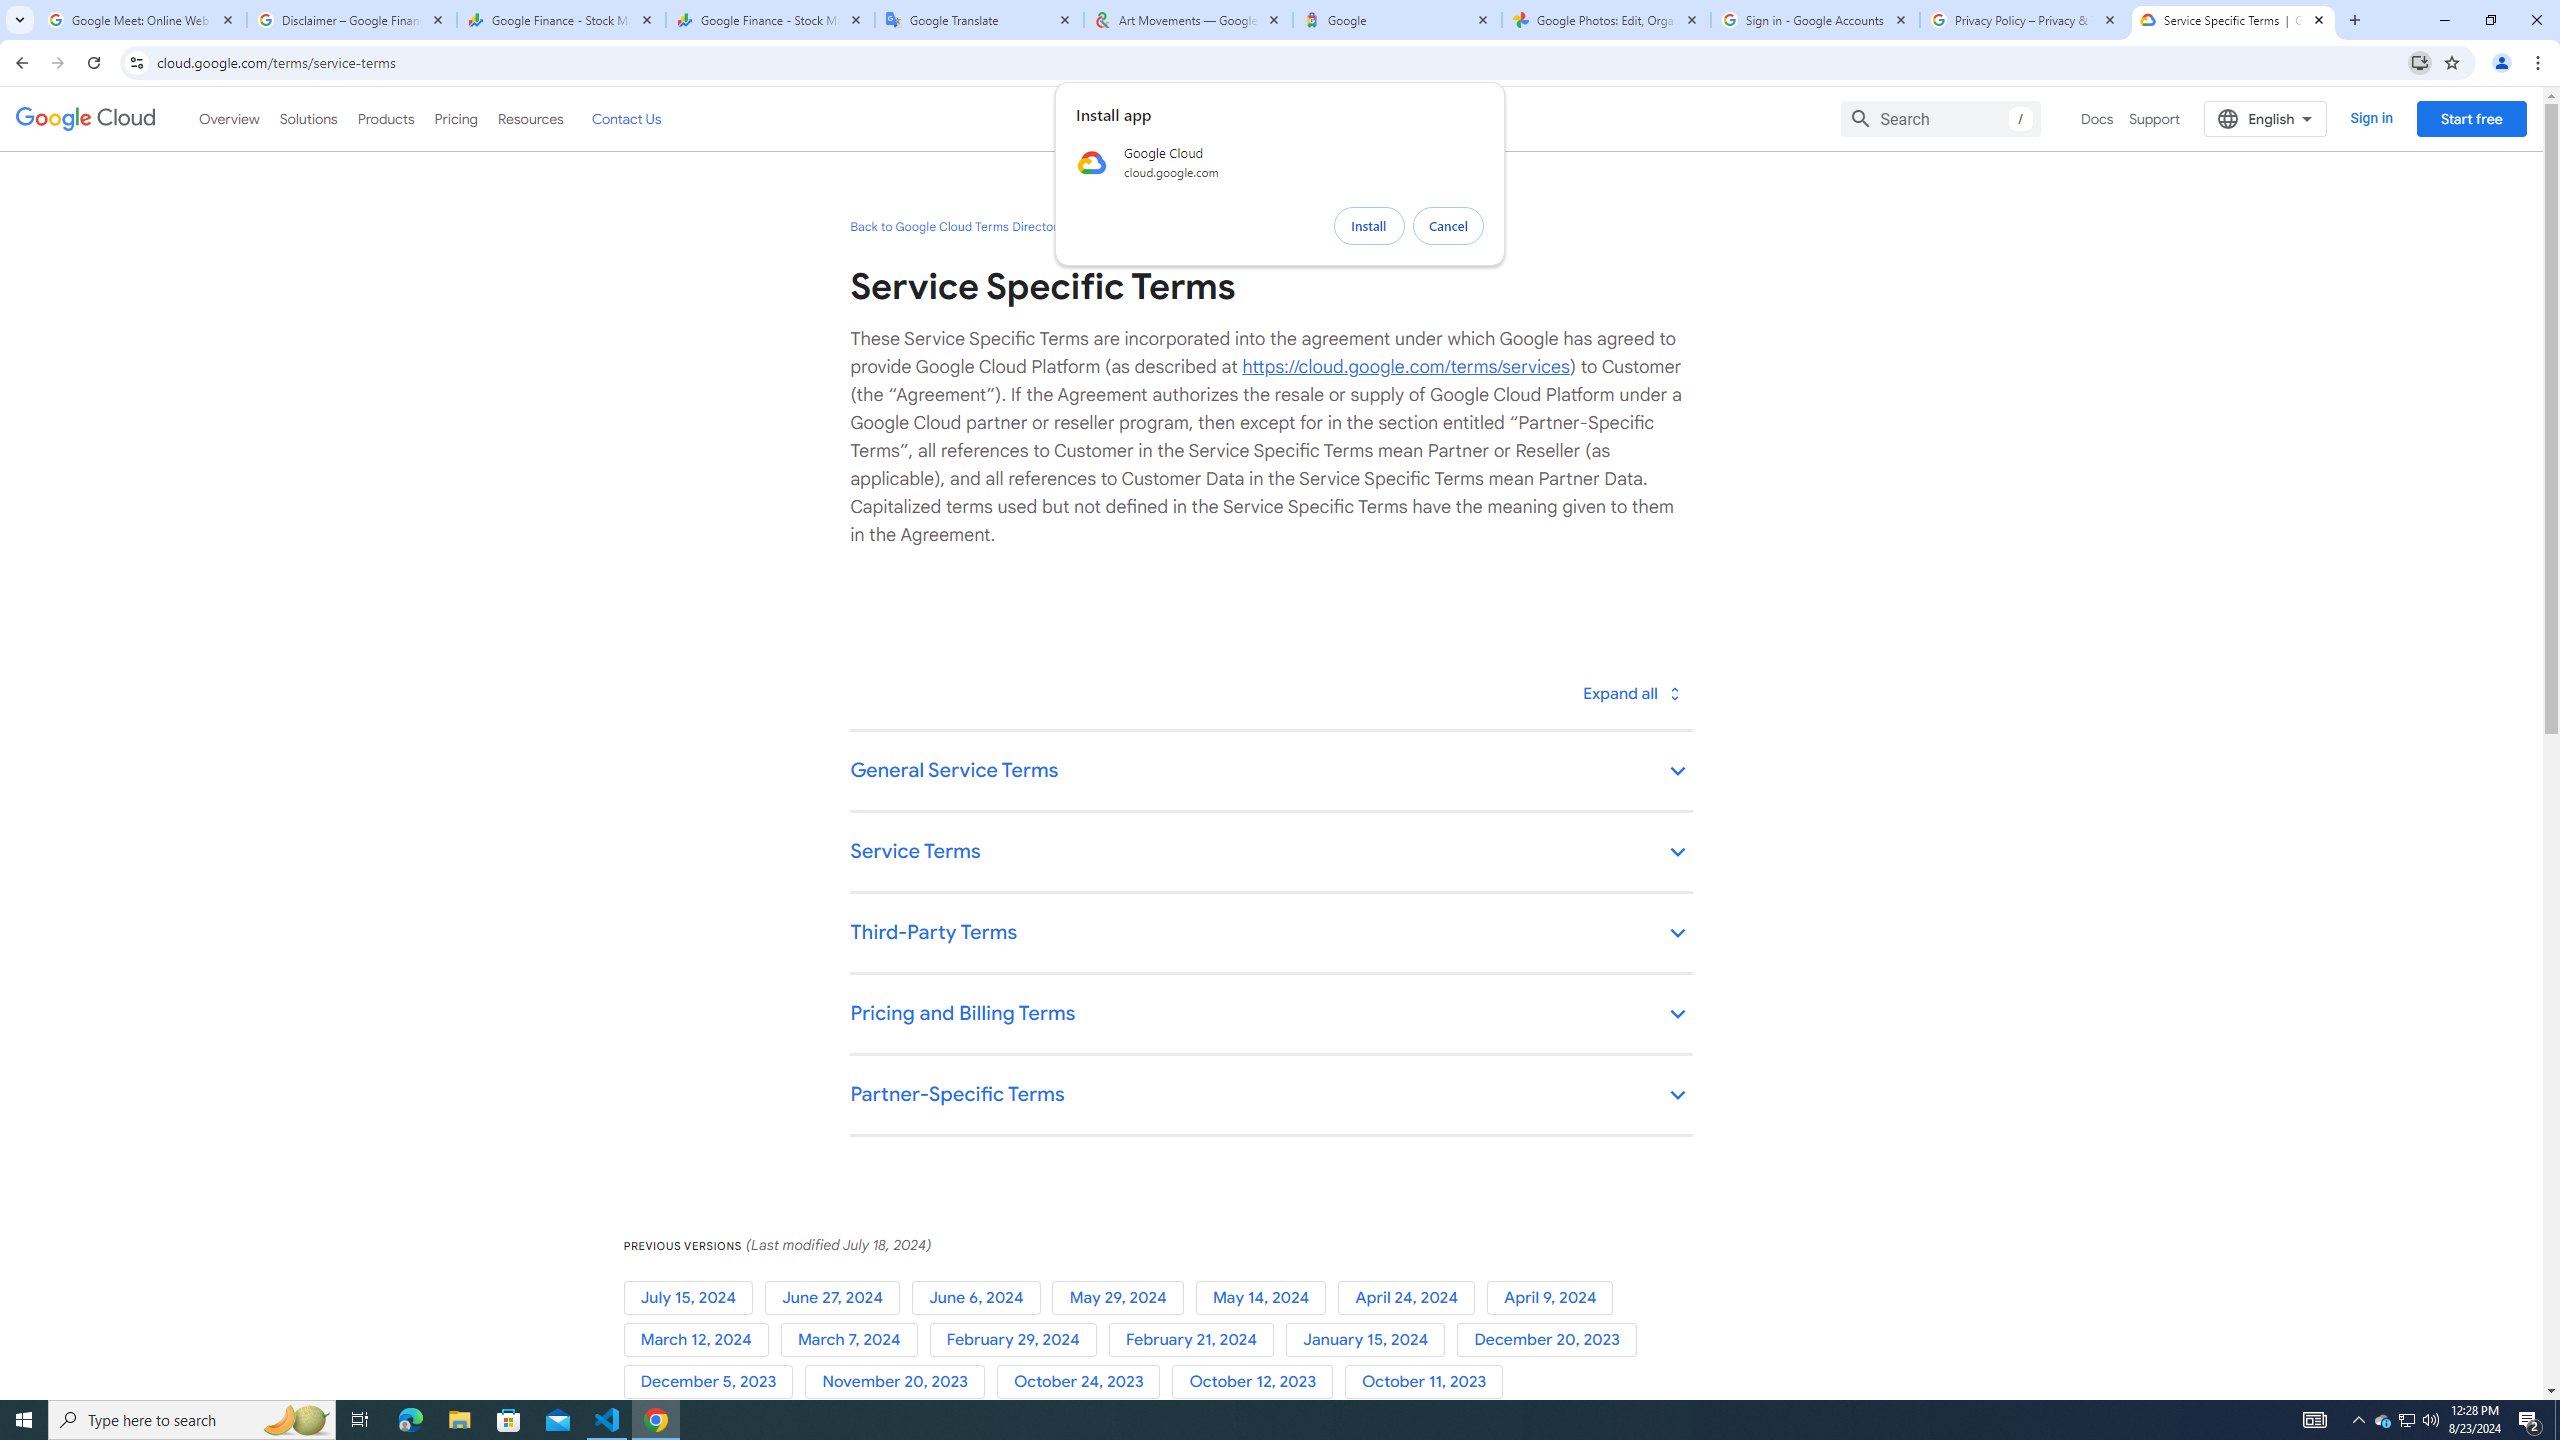 The width and height of the screenshot is (2560, 1440). Describe the element at coordinates (229, 118) in the screenshot. I see `'Overview'` at that location.